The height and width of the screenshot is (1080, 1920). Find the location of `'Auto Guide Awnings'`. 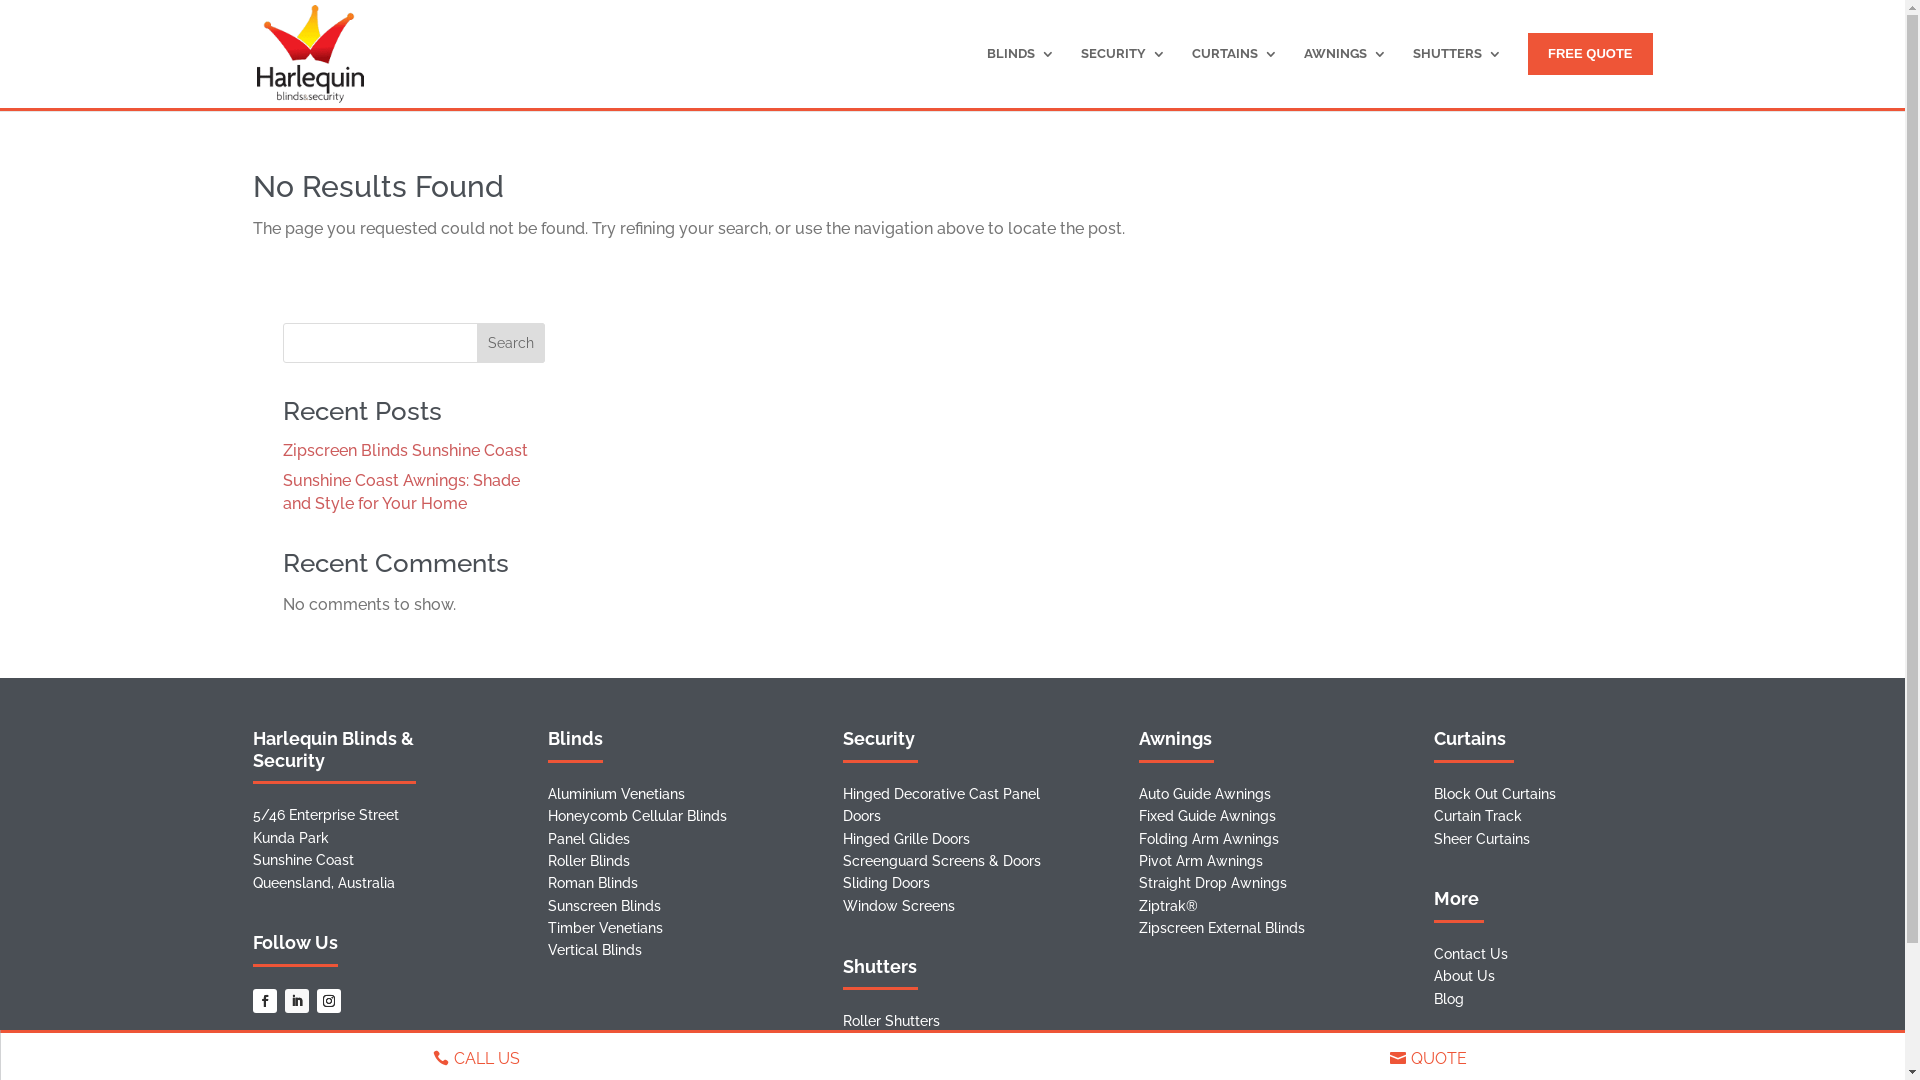

'Auto Guide Awnings' is located at coordinates (1203, 793).